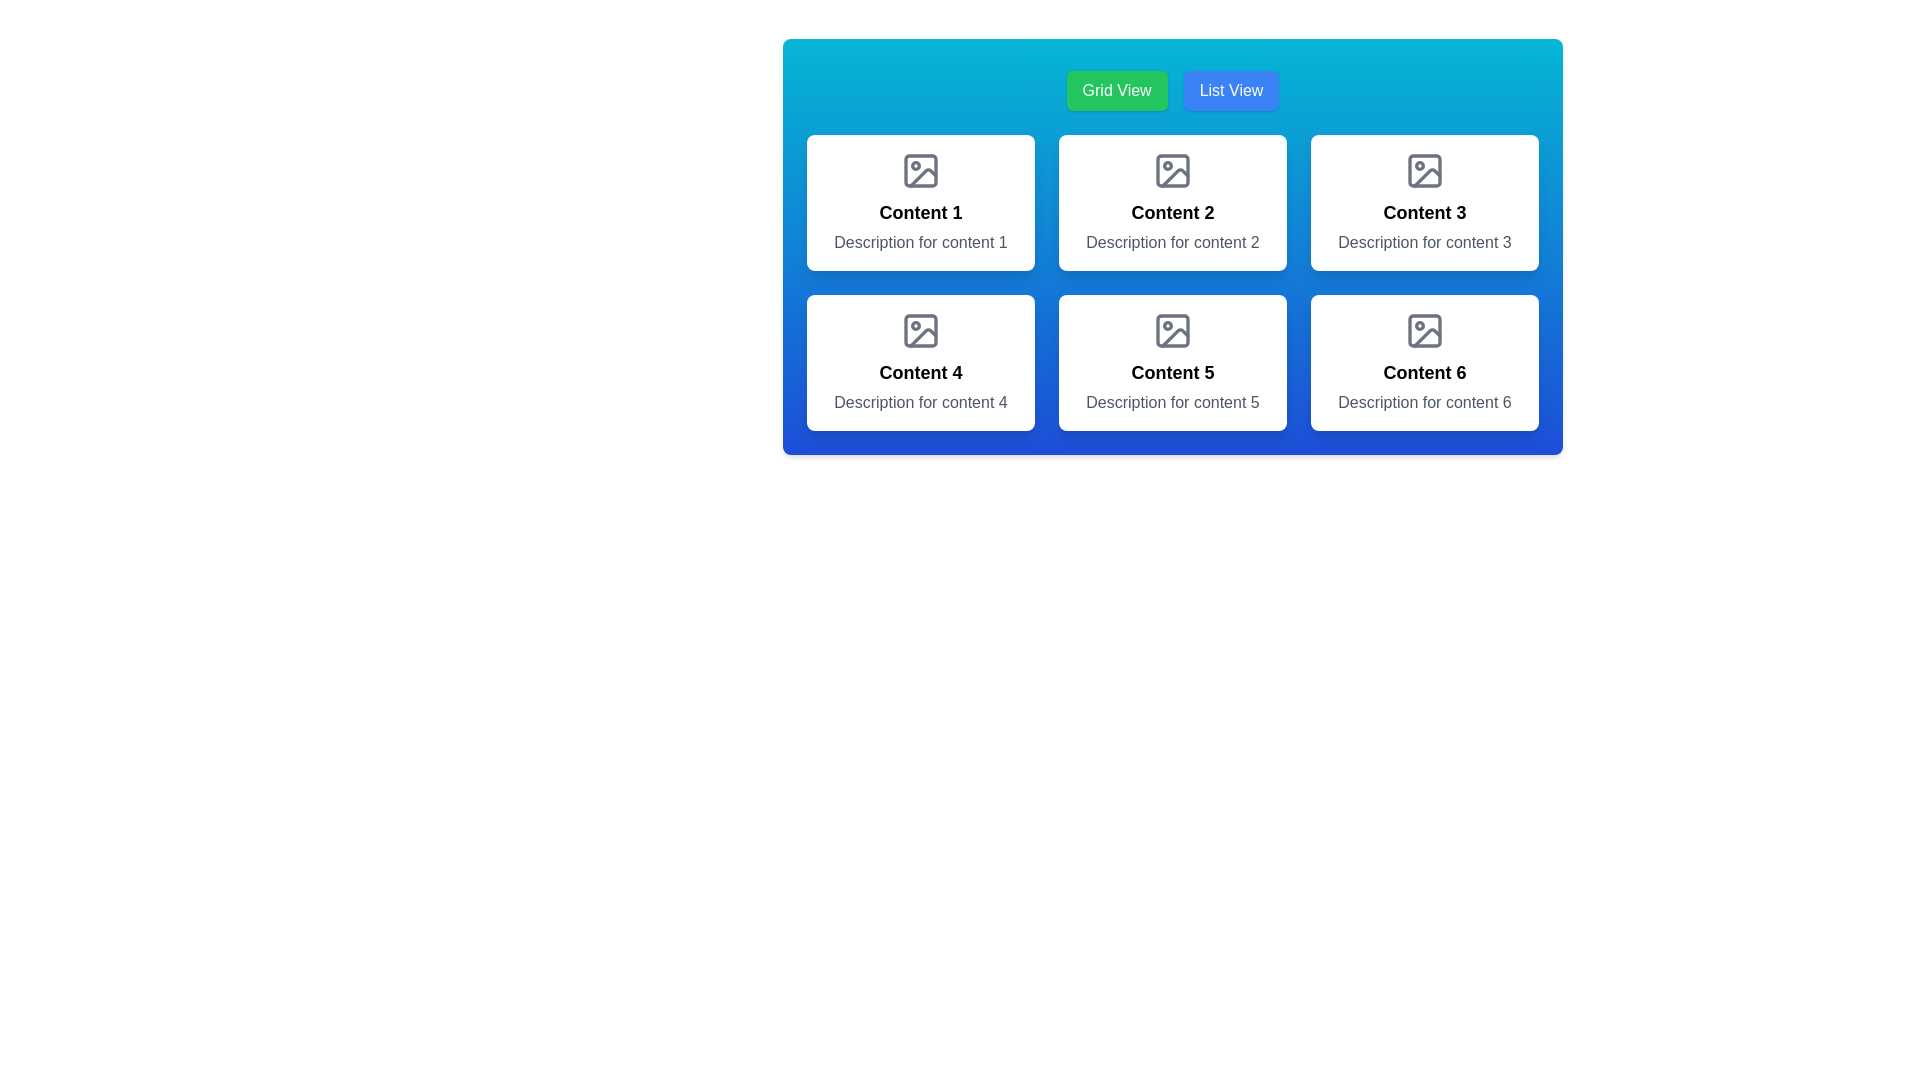 Image resolution: width=1920 pixels, height=1080 pixels. Describe the element at coordinates (1172, 91) in the screenshot. I see `the 'Grid View' button on the Toggle control` at that location.